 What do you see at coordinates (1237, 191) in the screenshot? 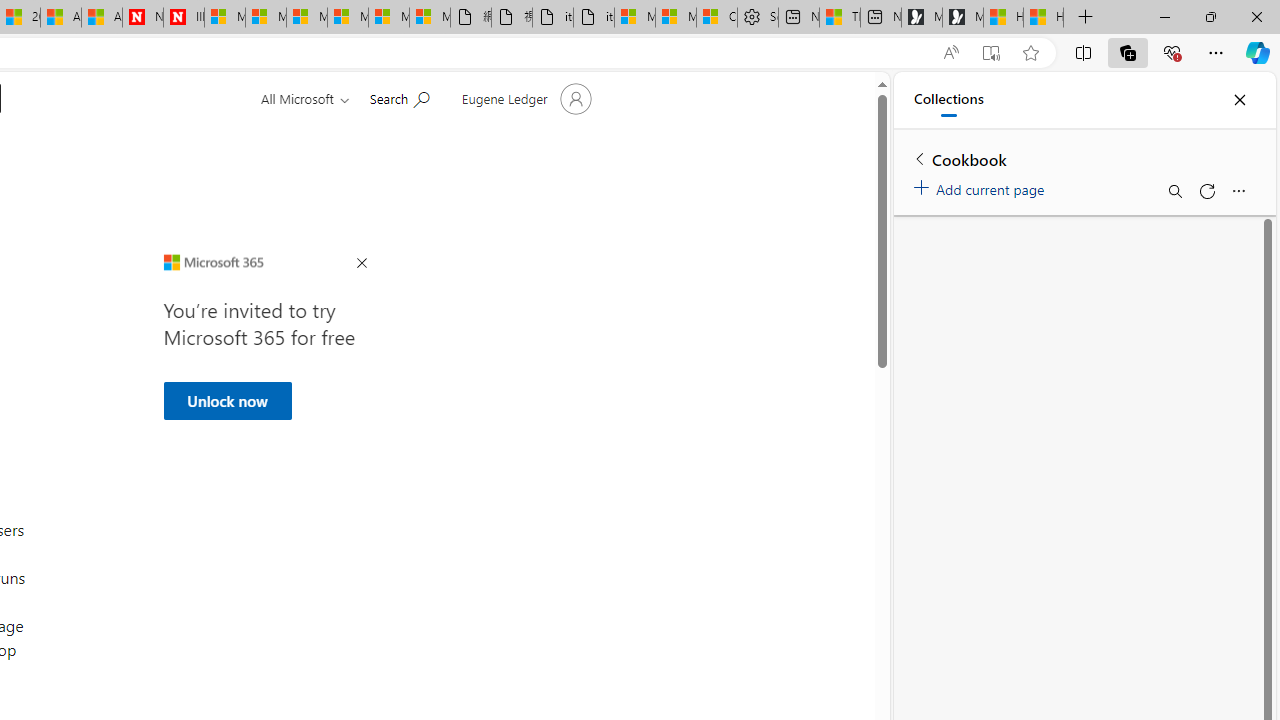
I see `'More options menu'` at bounding box center [1237, 191].